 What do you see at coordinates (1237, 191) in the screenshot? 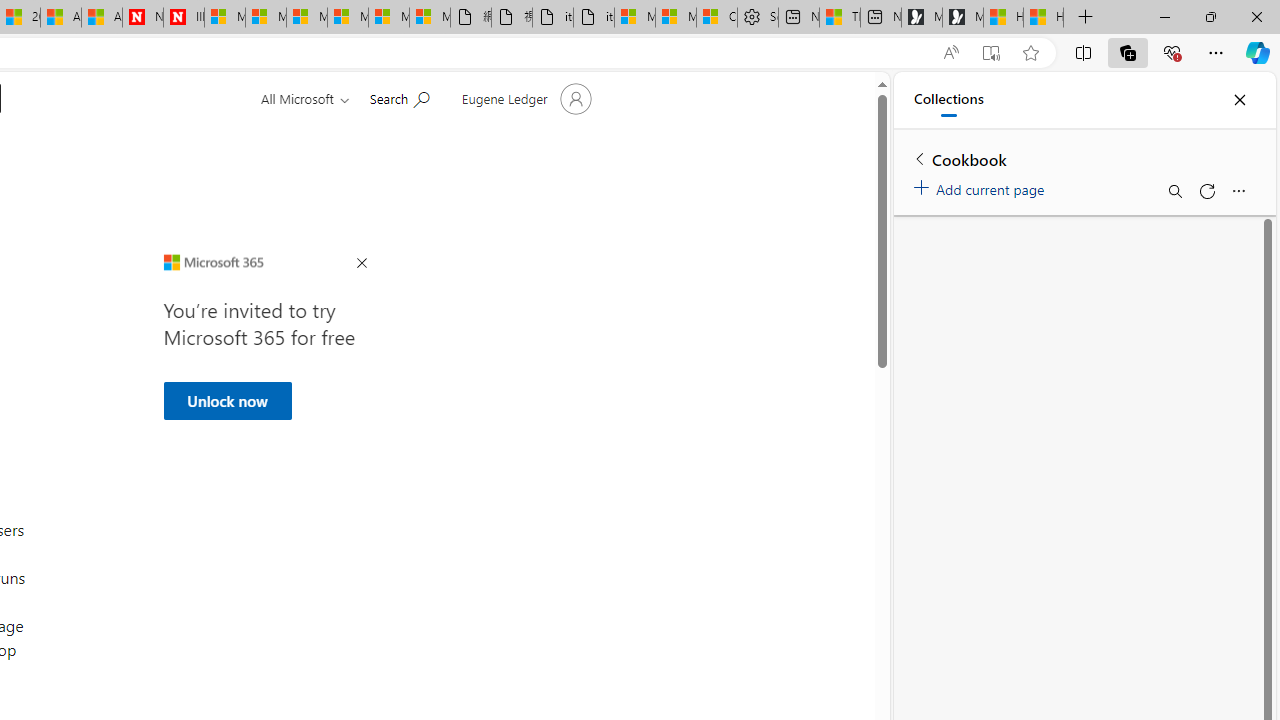
I see `'More options menu'` at bounding box center [1237, 191].